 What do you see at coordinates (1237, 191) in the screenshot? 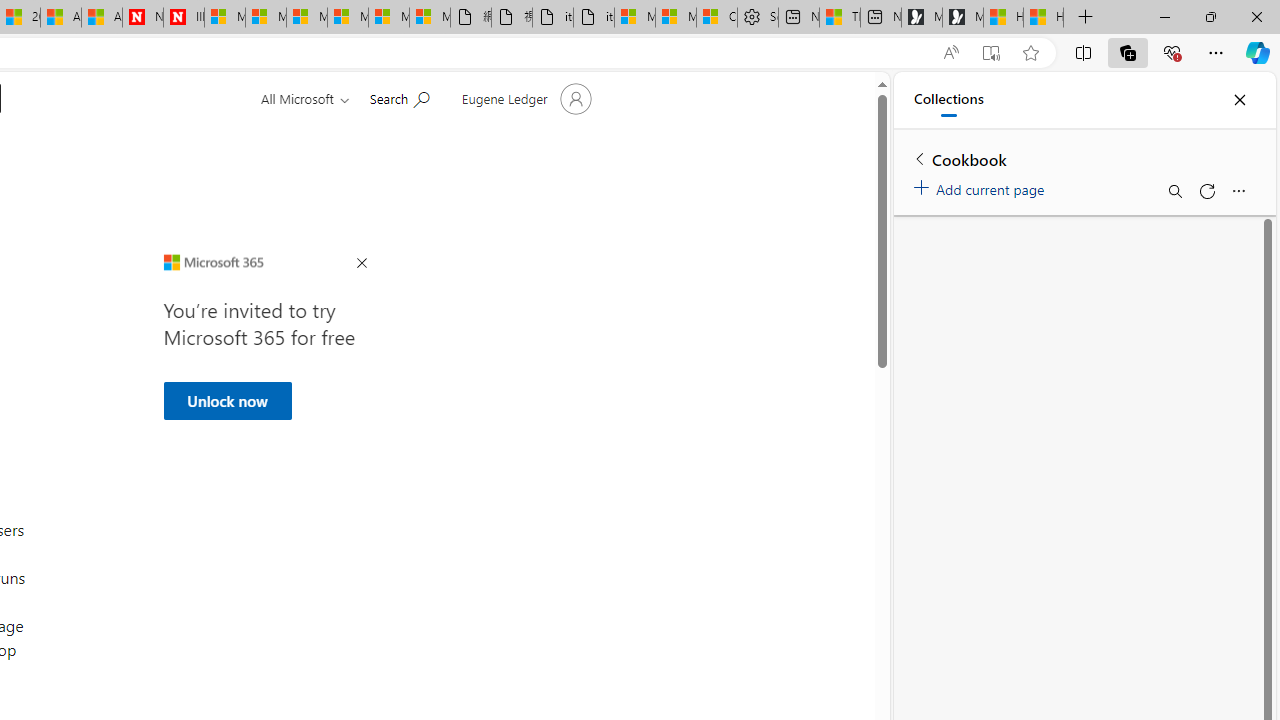
I see `'More options menu'` at bounding box center [1237, 191].